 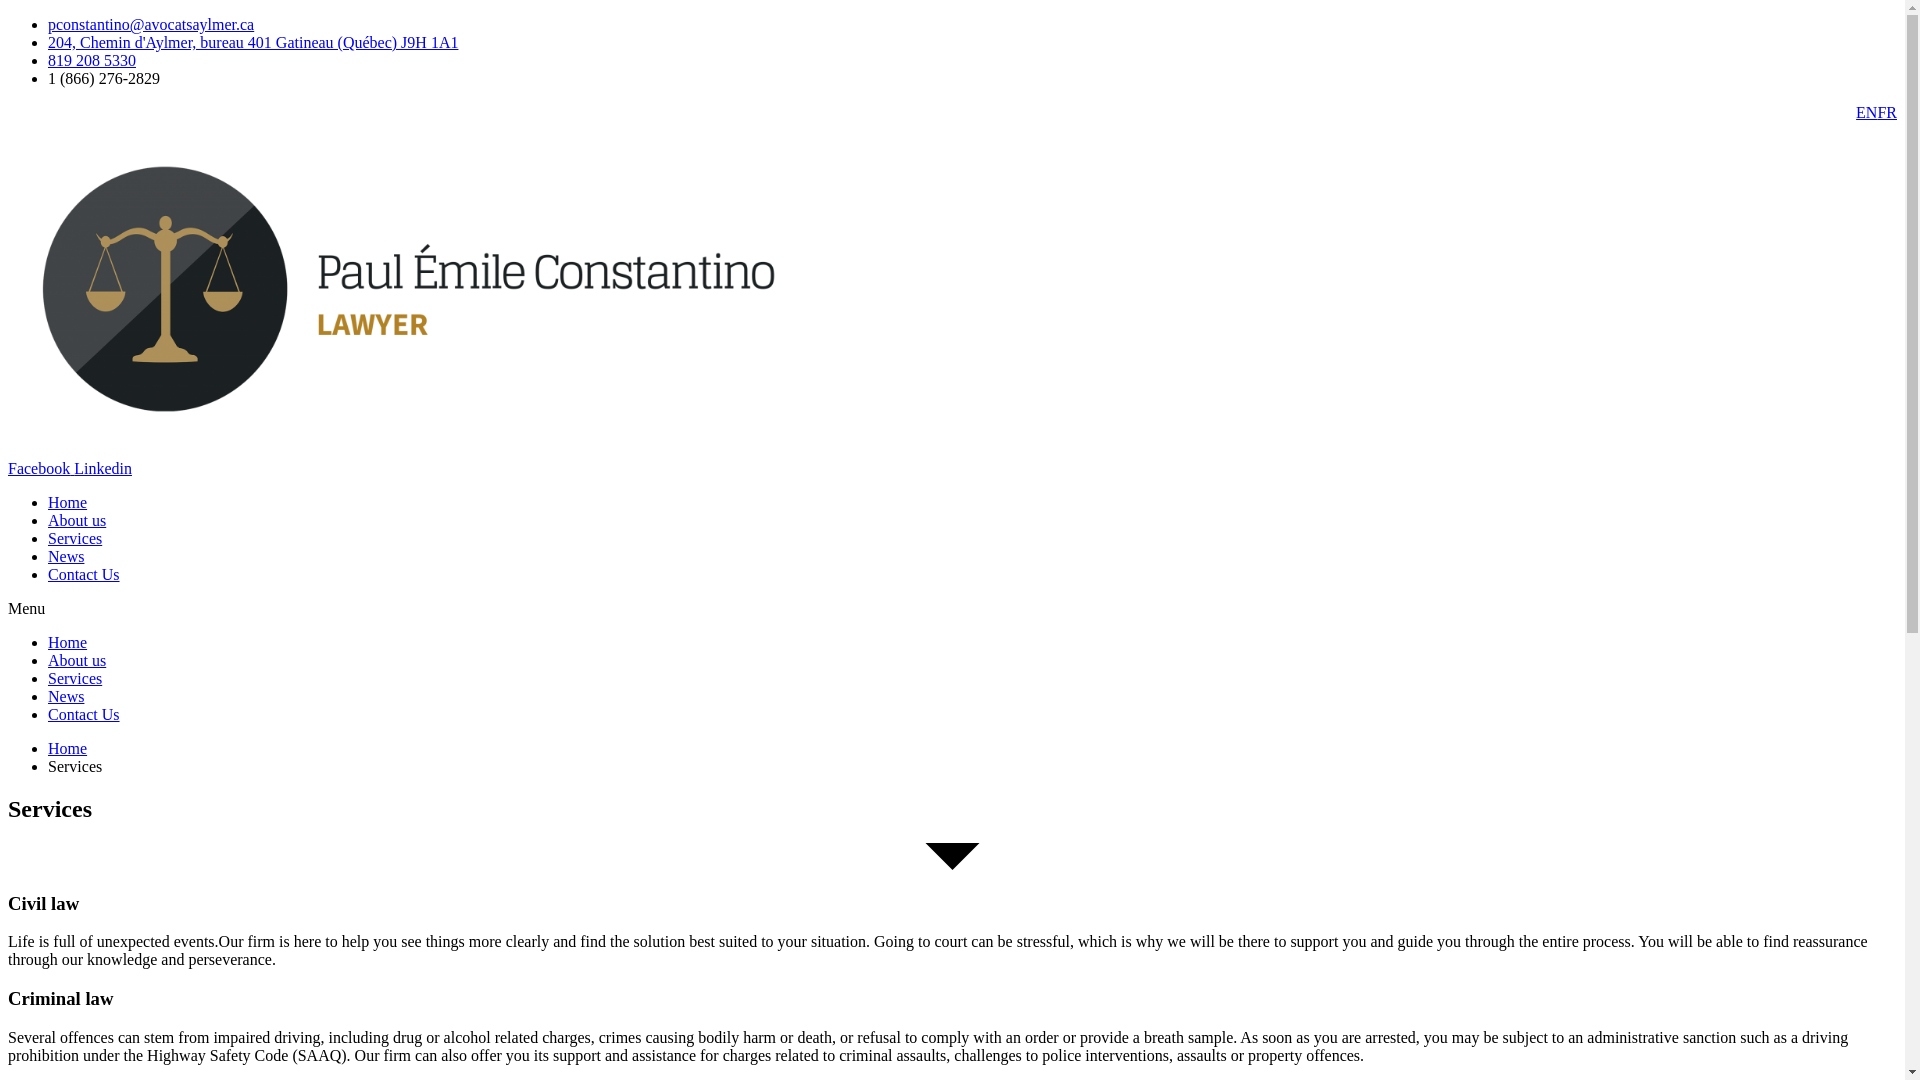 I want to click on 'Facebook', so click(x=8, y=468).